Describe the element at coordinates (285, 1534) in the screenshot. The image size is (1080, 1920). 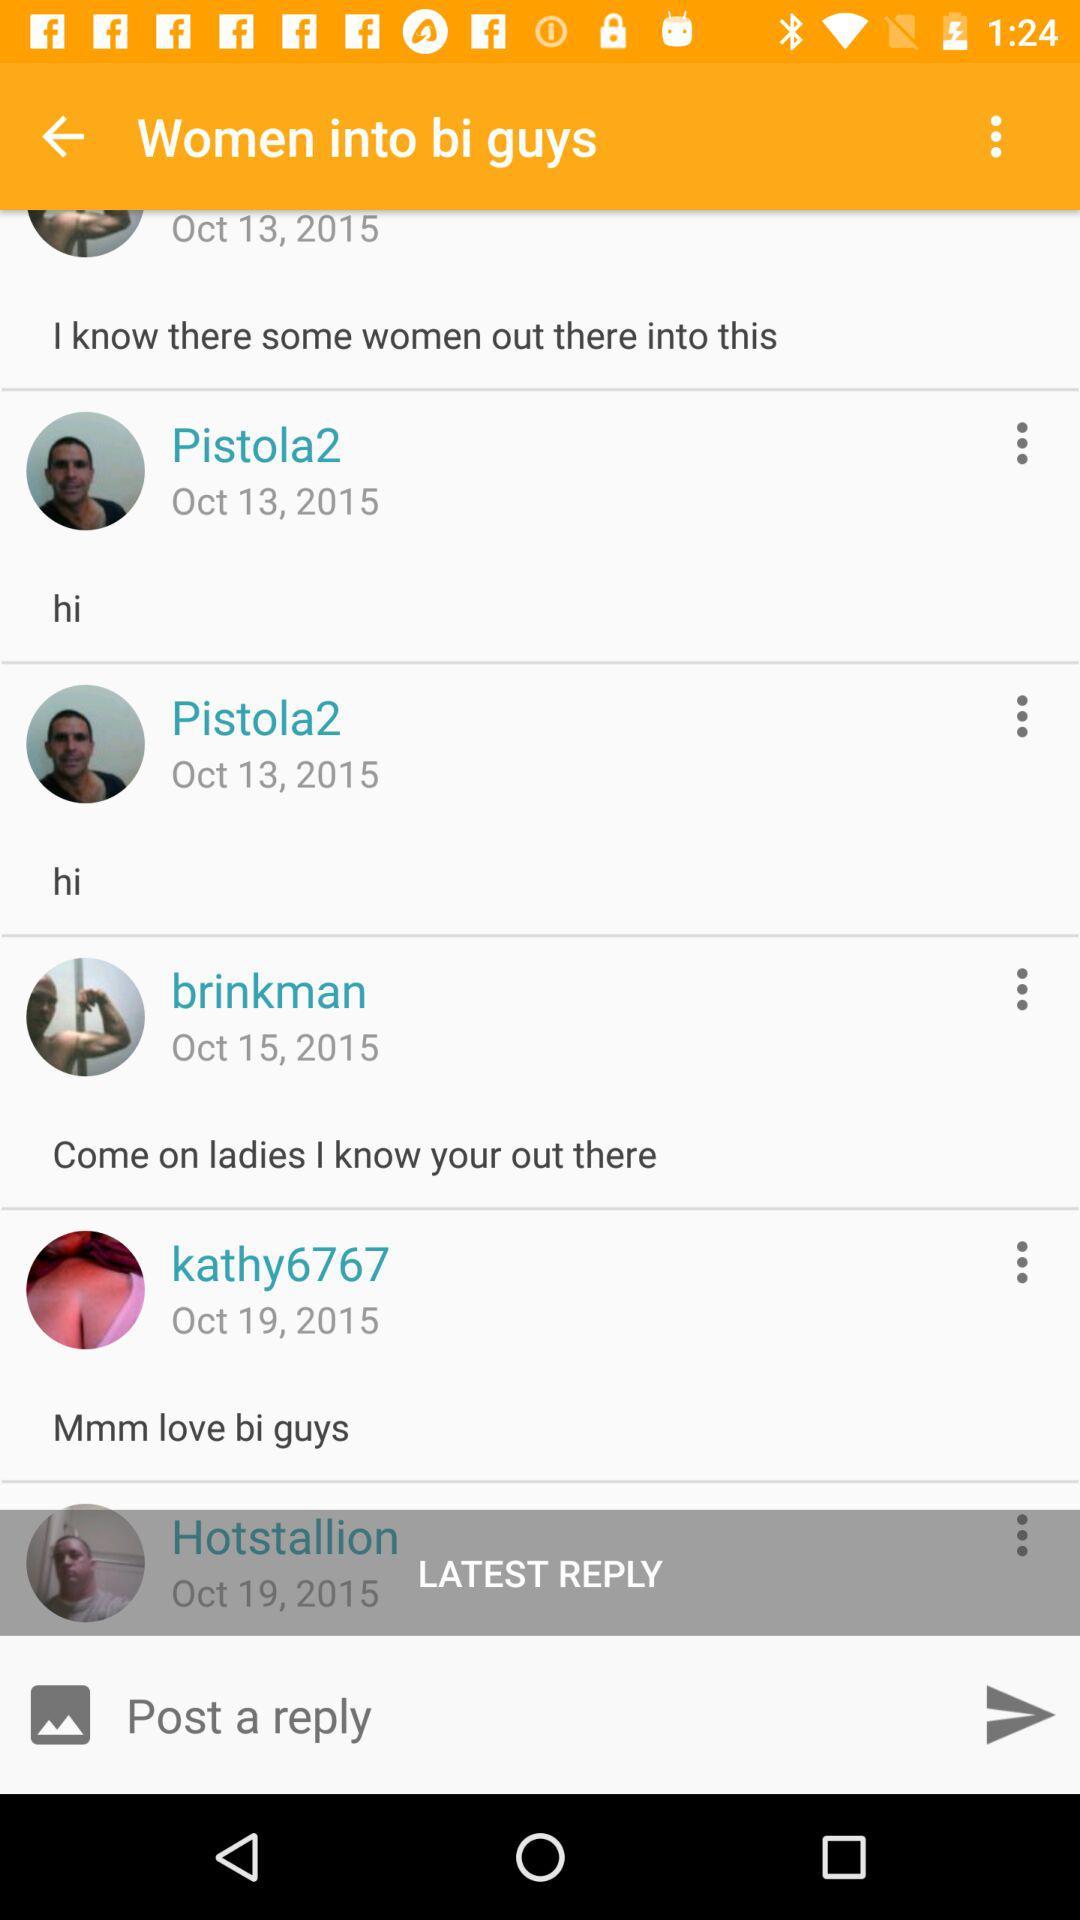
I see `hotstallion icon` at that location.